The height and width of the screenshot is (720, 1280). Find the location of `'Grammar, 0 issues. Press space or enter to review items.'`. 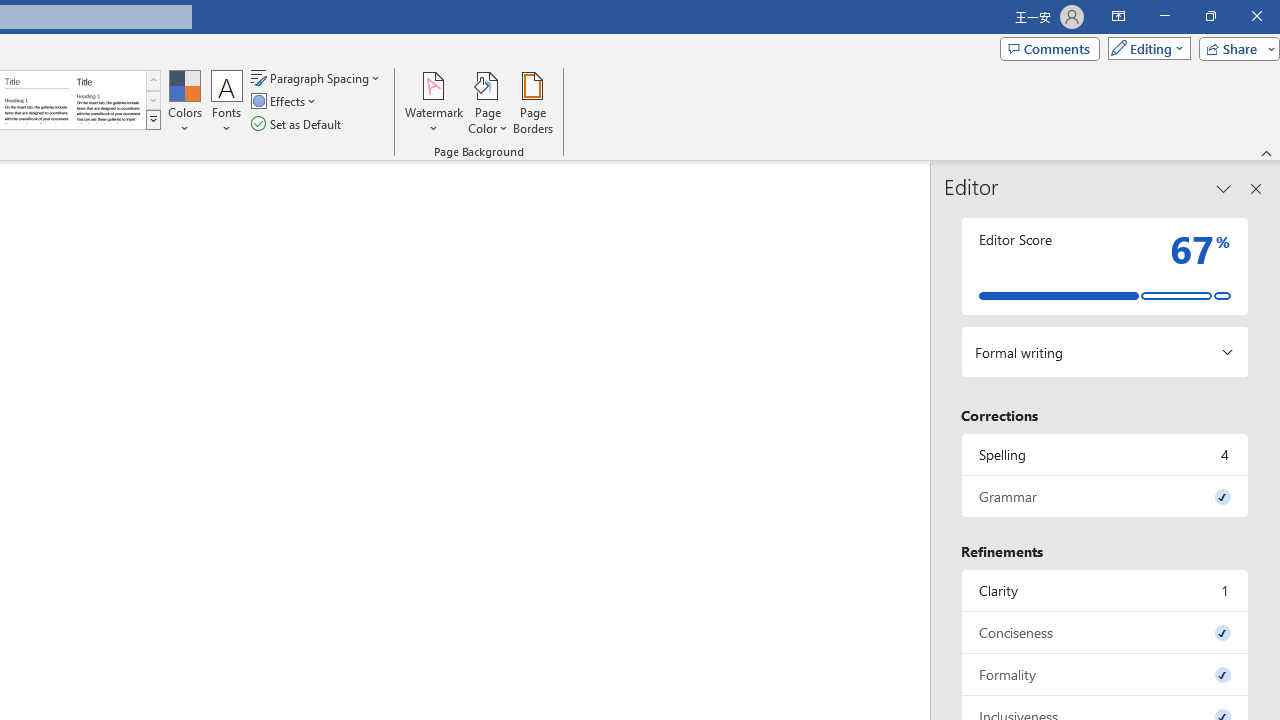

'Grammar, 0 issues. Press space or enter to review items.' is located at coordinates (1104, 495).